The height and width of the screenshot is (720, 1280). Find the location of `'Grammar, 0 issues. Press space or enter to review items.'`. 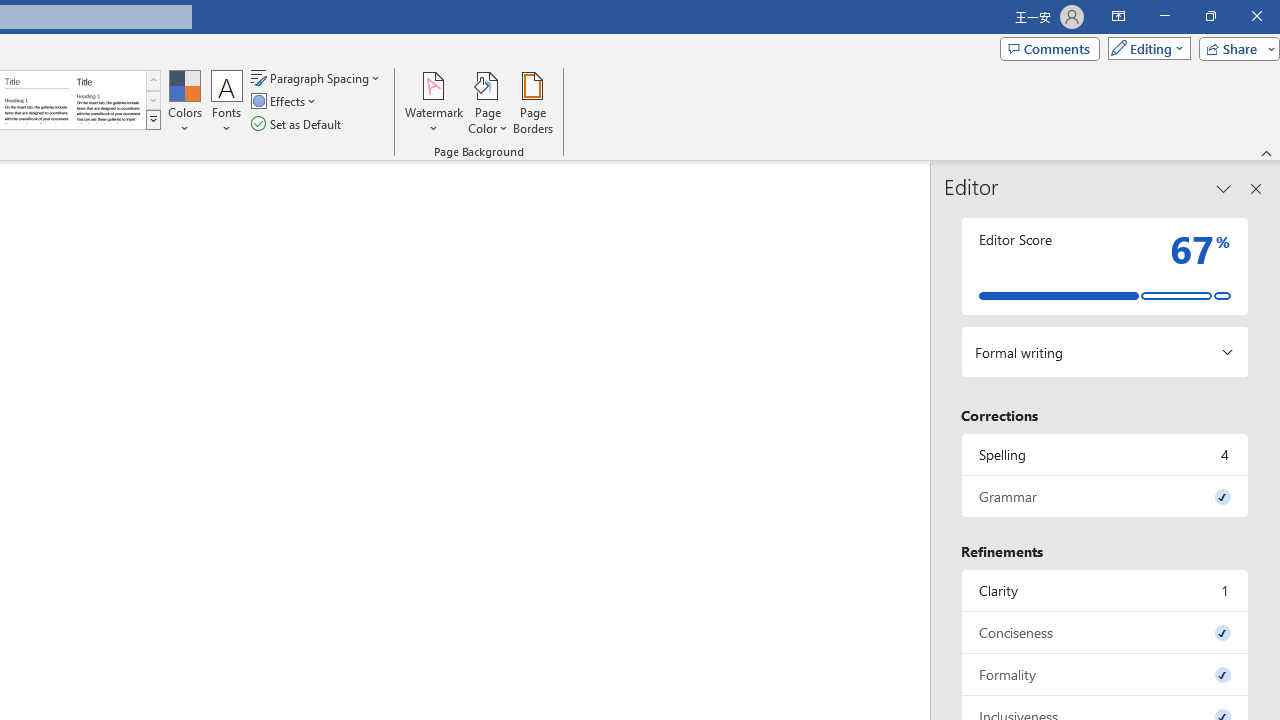

'Grammar, 0 issues. Press space or enter to review items.' is located at coordinates (1104, 495).